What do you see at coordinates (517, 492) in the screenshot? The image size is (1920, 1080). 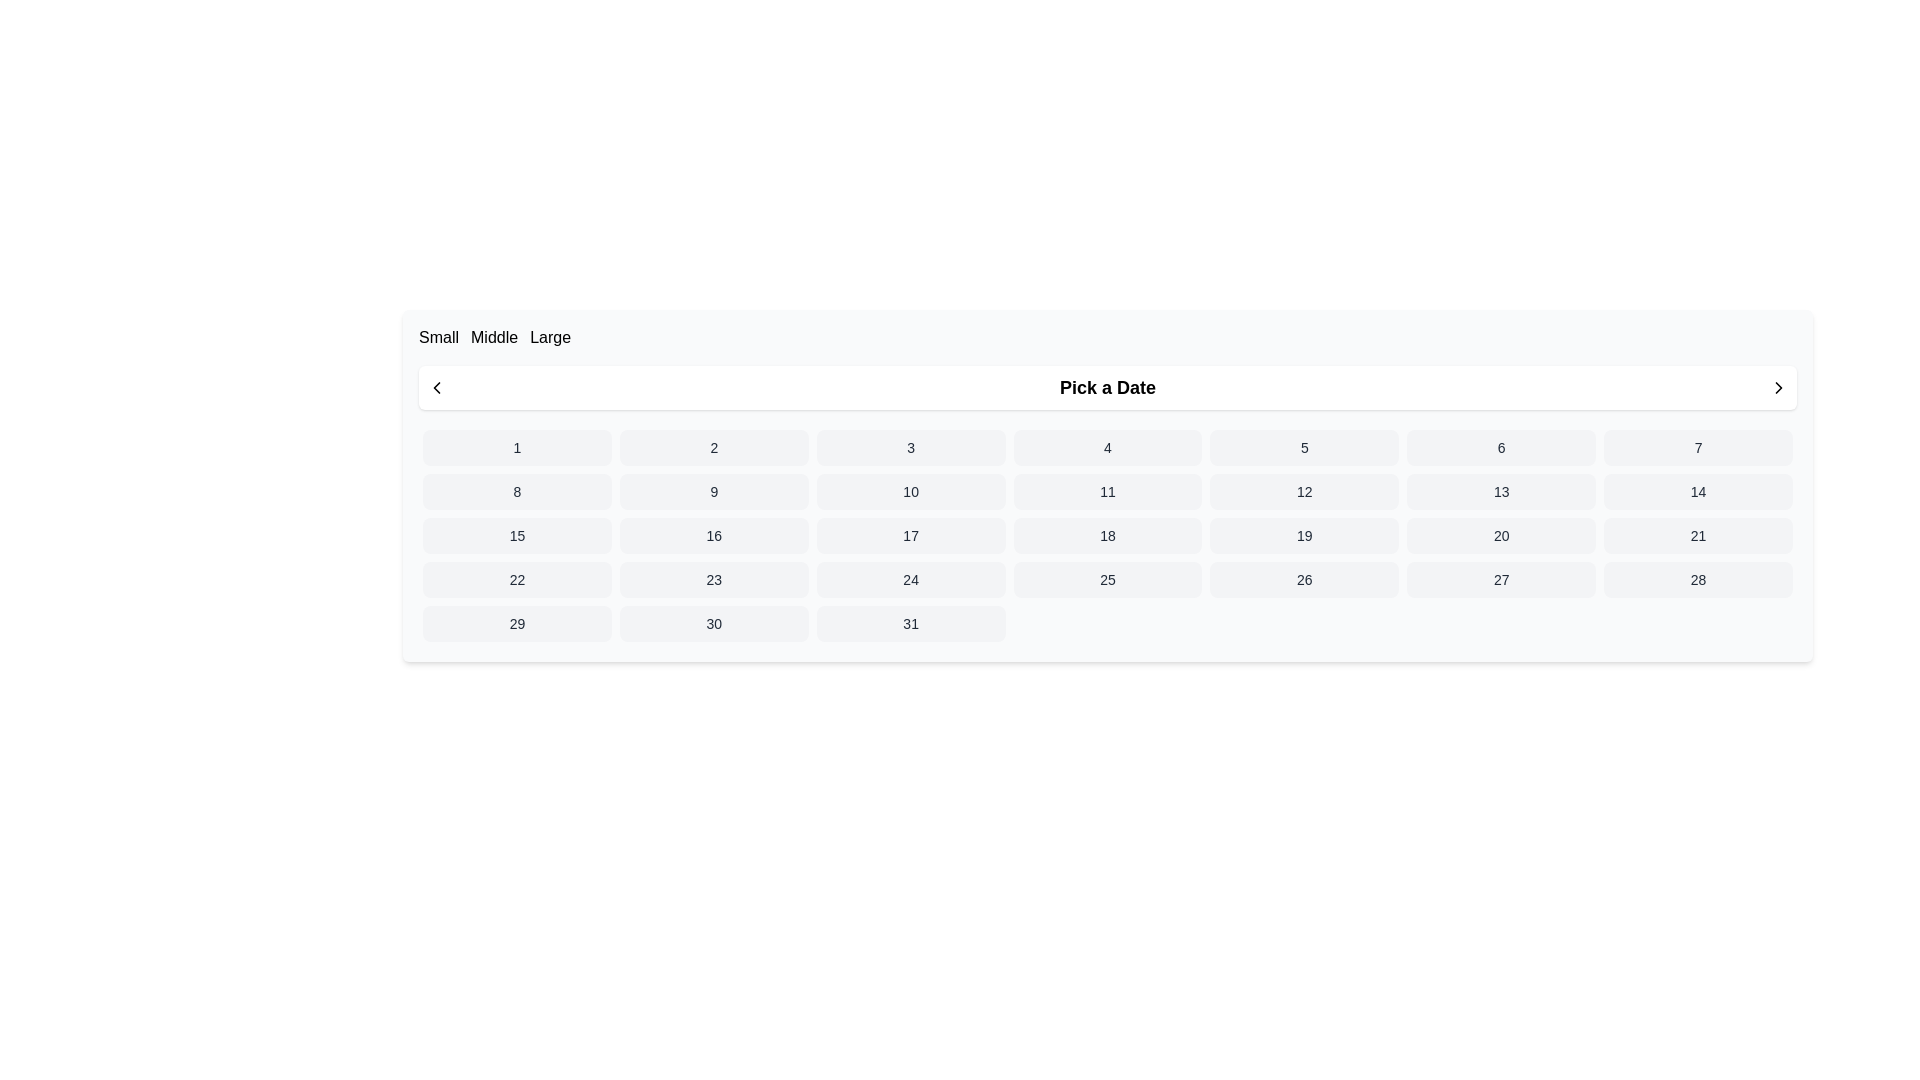 I see `the button representing the value '8' in the number picker interface` at bounding box center [517, 492].